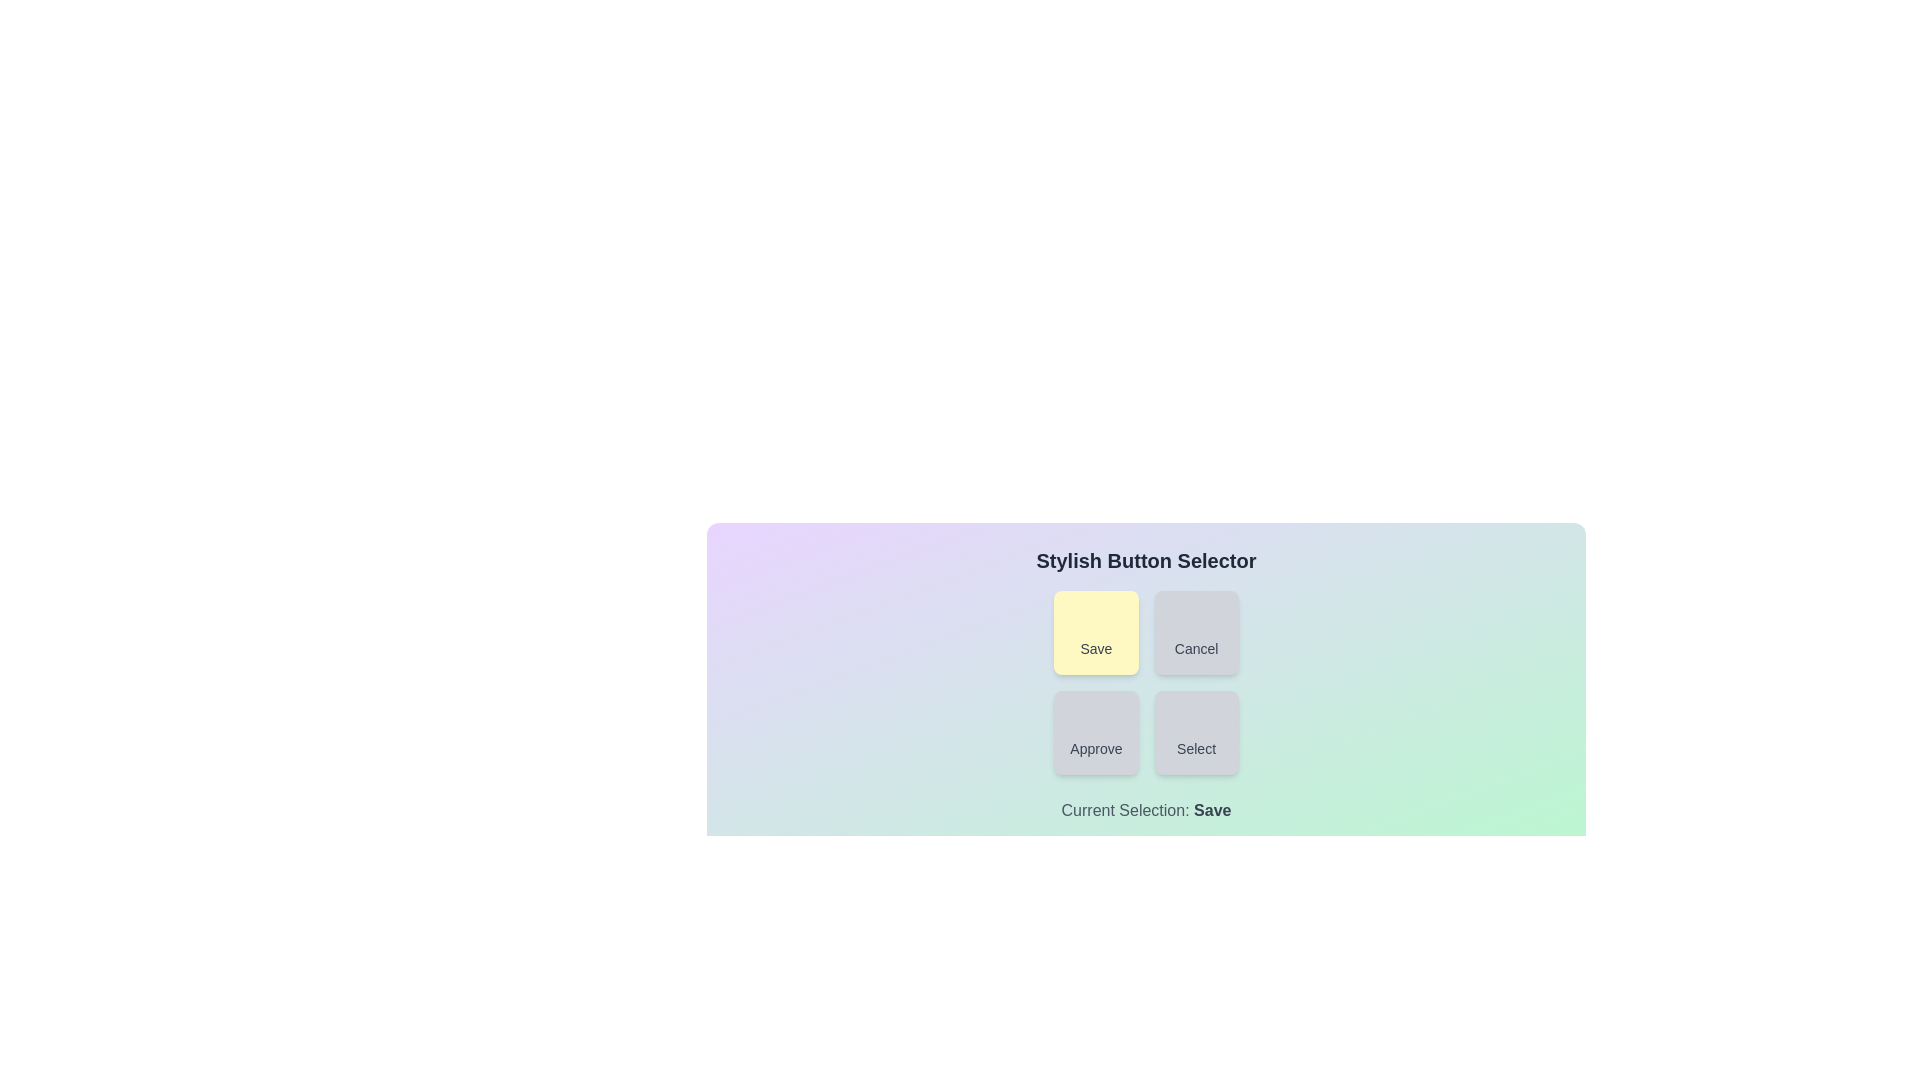  What do you see at coordinates (1195, 632) in the screenshot?
I see `the button labeled Cancel to observe its visual feedback` at bounding box center [1195, 632].